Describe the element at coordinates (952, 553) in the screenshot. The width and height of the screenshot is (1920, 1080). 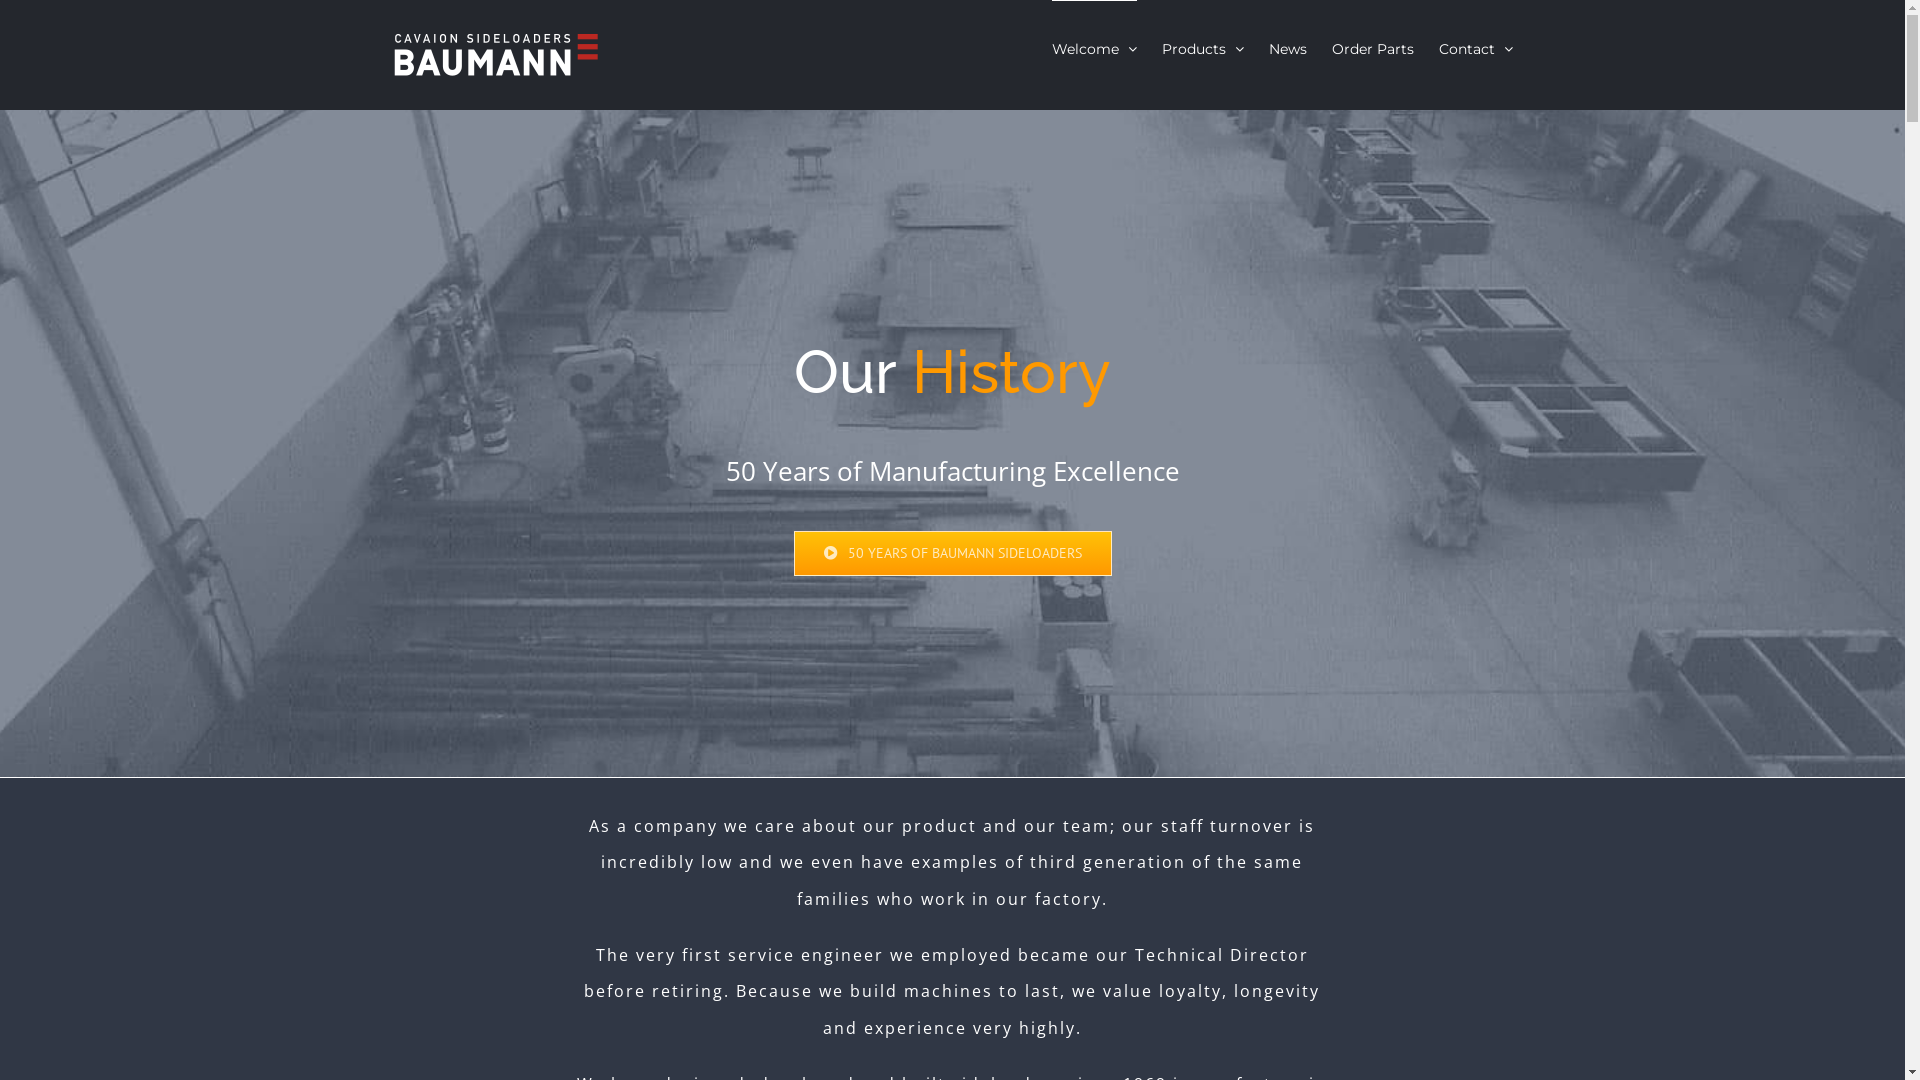
I see `'50 YEARS OF BAUMANN SIDELOADERS'` at that location.